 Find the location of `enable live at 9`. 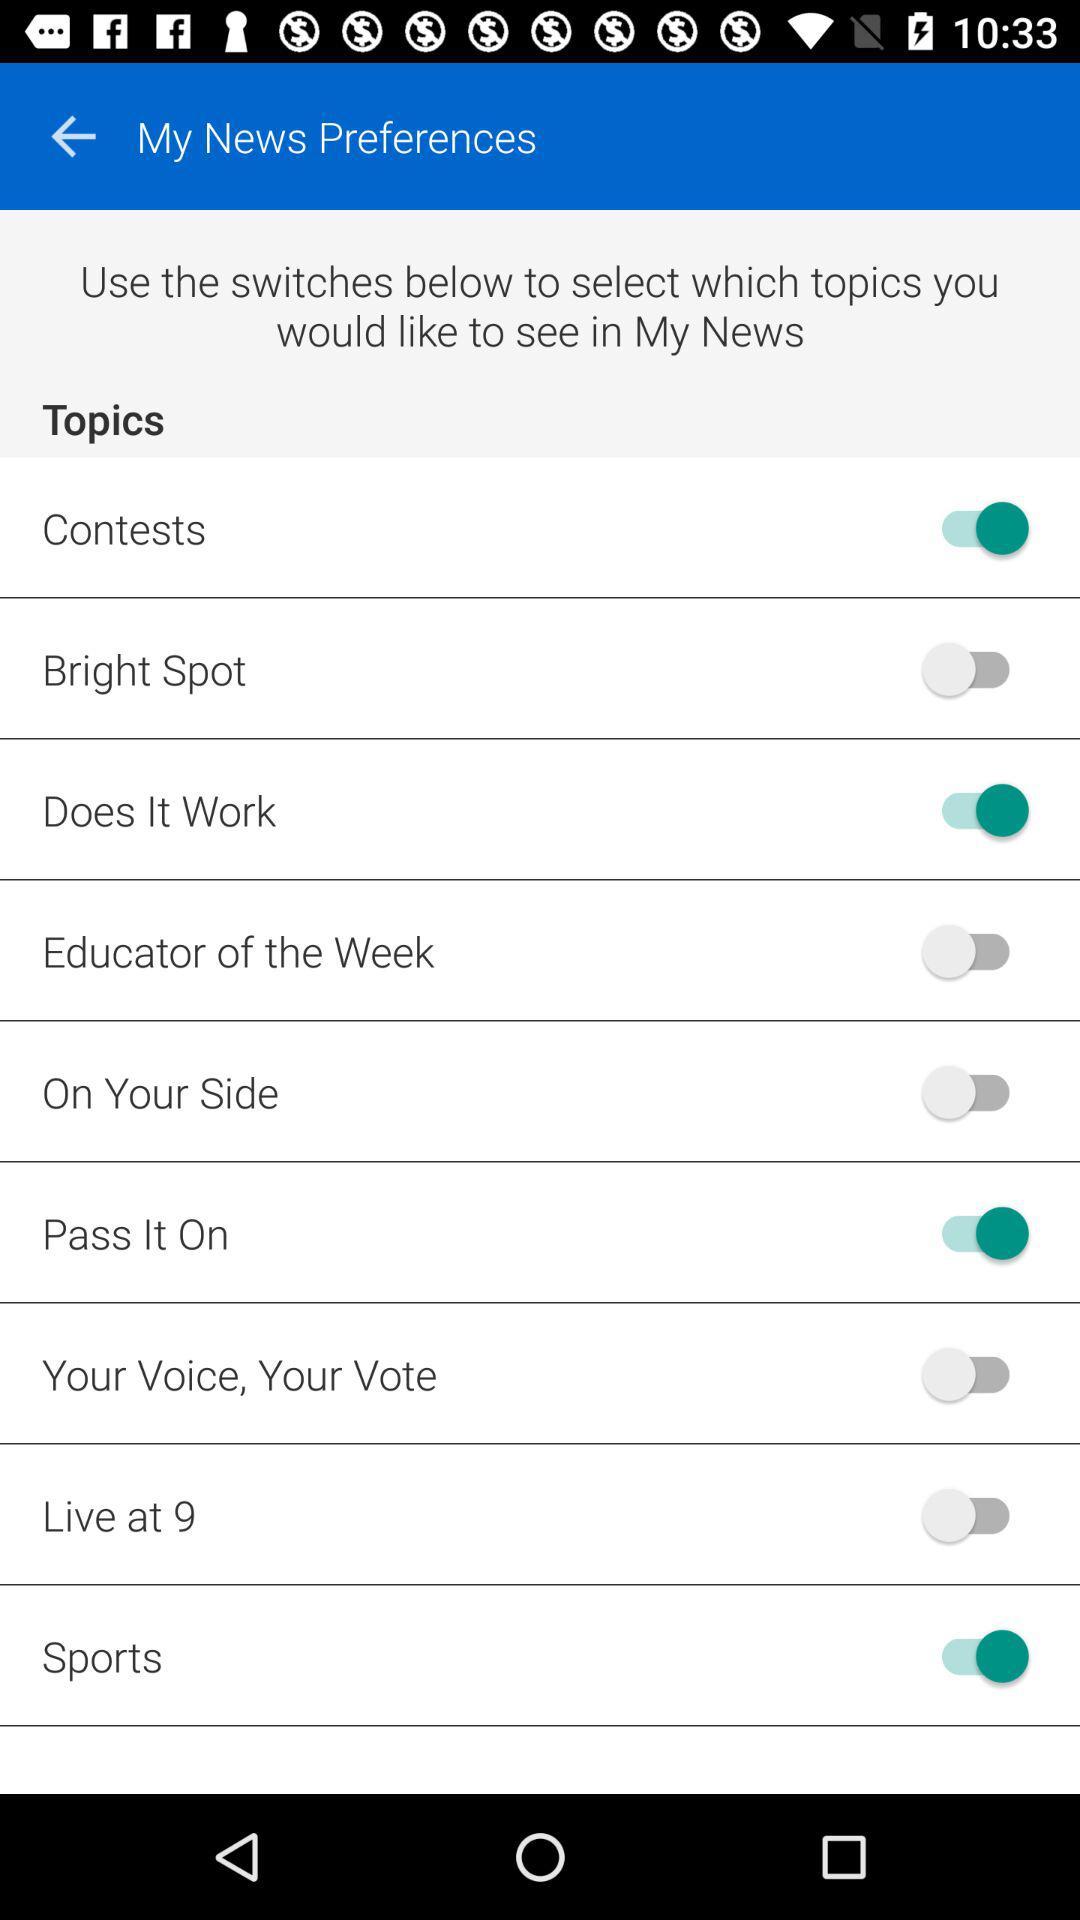

enable live at 9 is located at coordinates (974, 1515).